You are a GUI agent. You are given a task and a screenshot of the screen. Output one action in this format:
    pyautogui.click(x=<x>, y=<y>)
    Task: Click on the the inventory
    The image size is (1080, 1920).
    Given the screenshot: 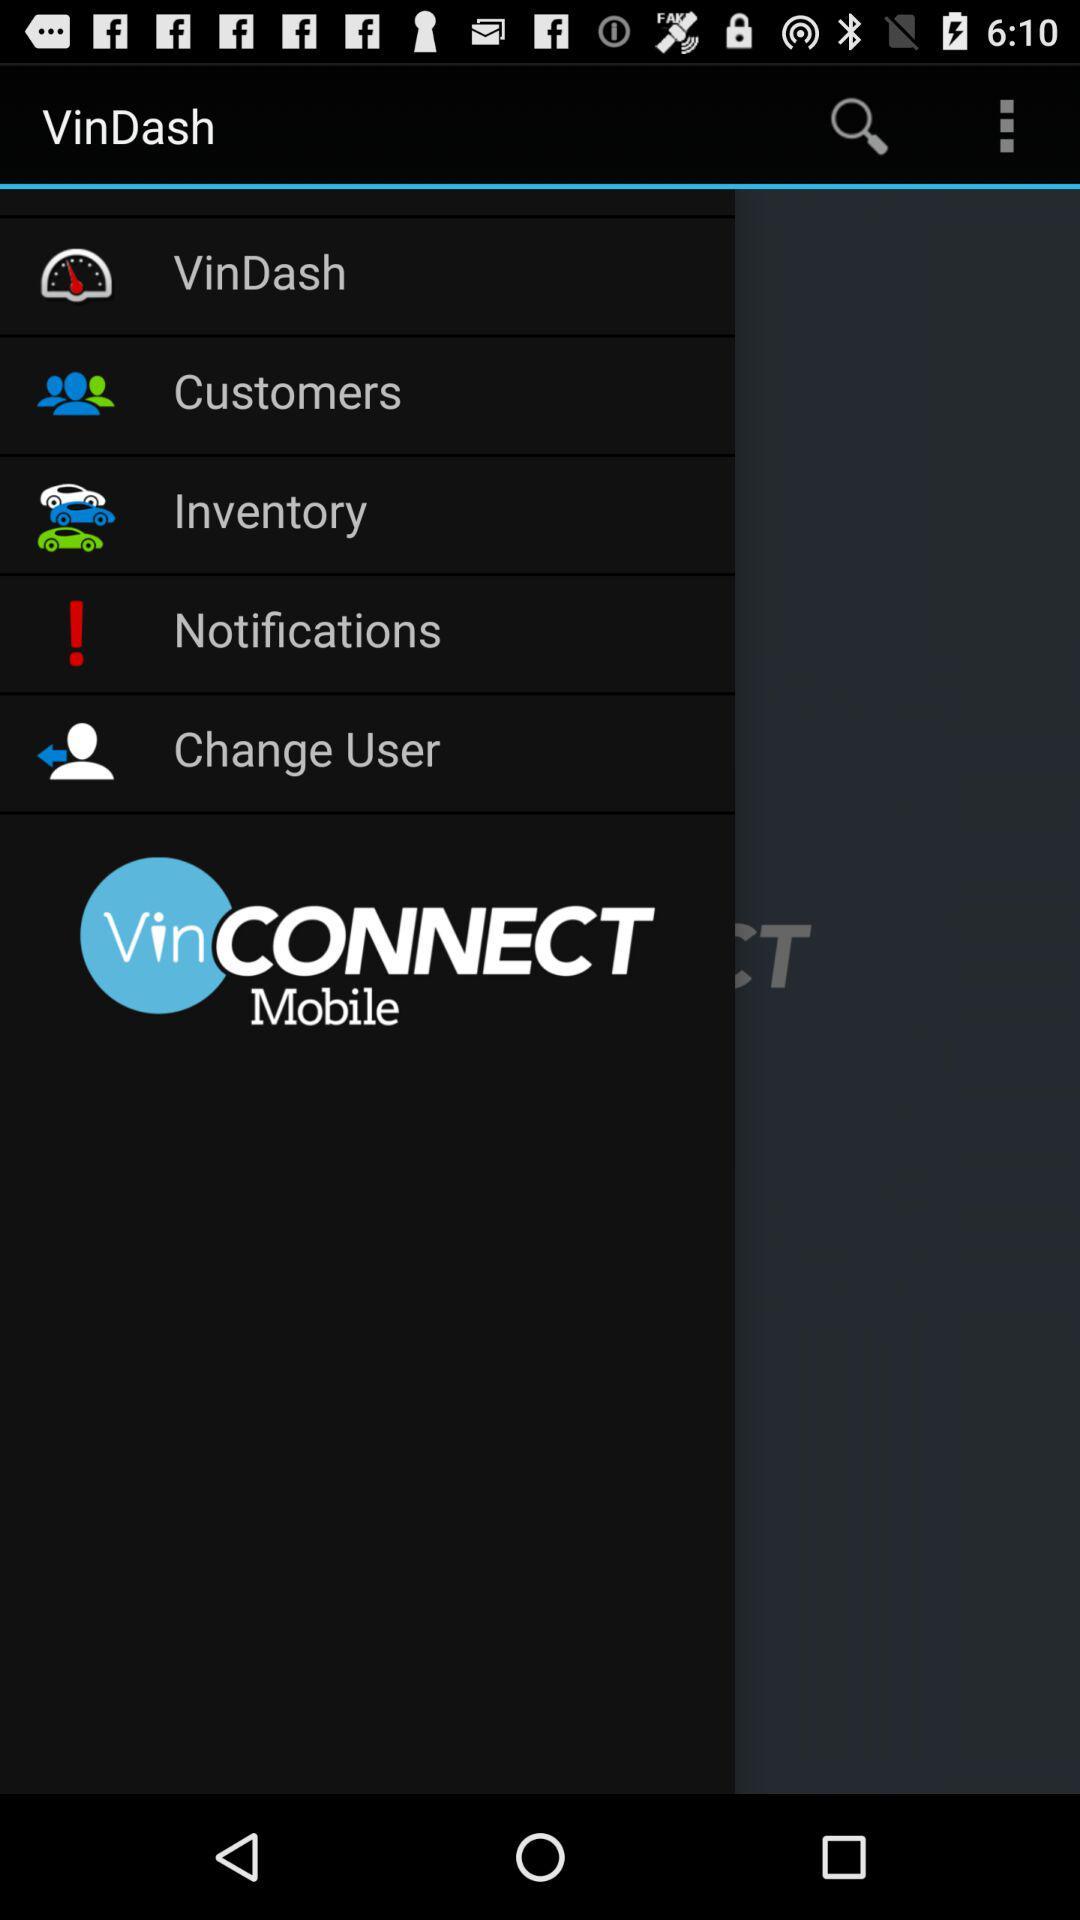 What is the action you would take?
    pyautogui.click(x=442, y=514)
    